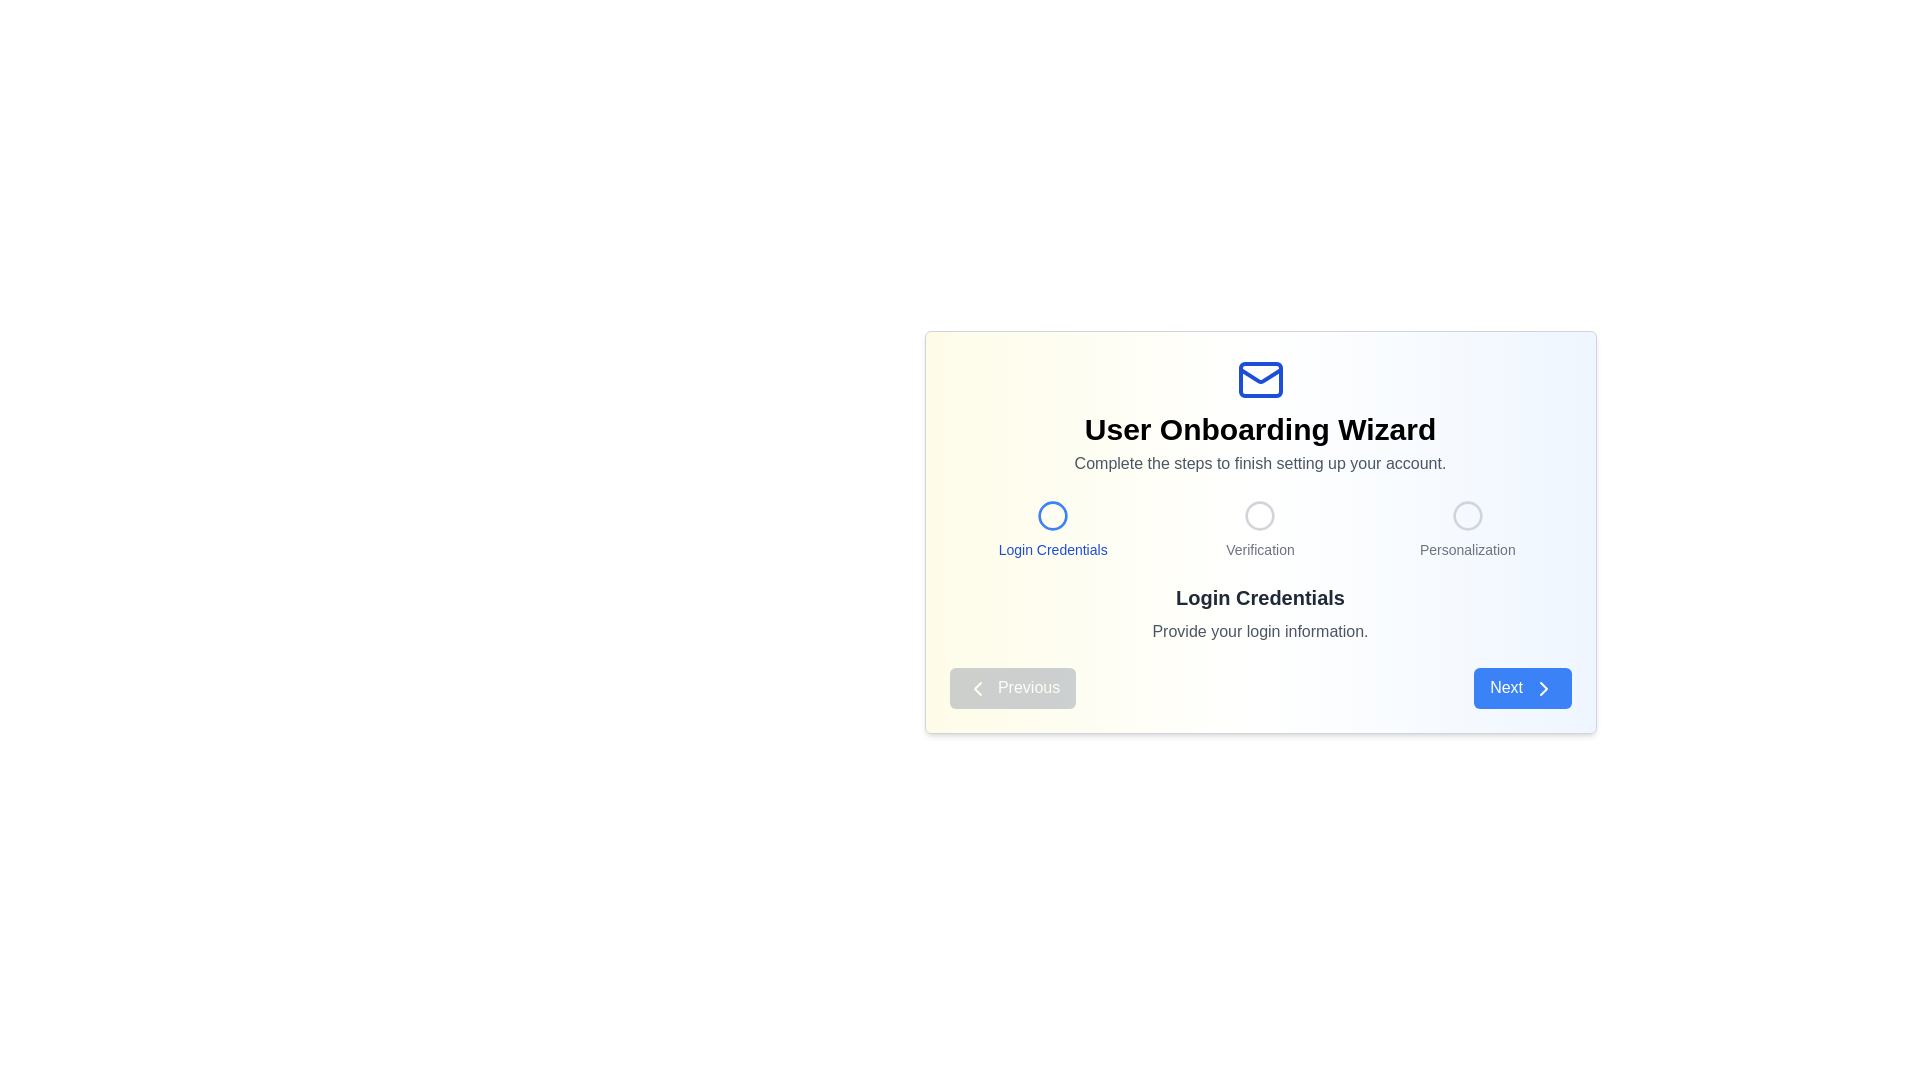  What do you see at coordinates (1259, 523) in the screenshot?
I see `the Visual Step Indicator for the 'Verification' step in the user onboarding wizard` at bounding box center [1259, 523].